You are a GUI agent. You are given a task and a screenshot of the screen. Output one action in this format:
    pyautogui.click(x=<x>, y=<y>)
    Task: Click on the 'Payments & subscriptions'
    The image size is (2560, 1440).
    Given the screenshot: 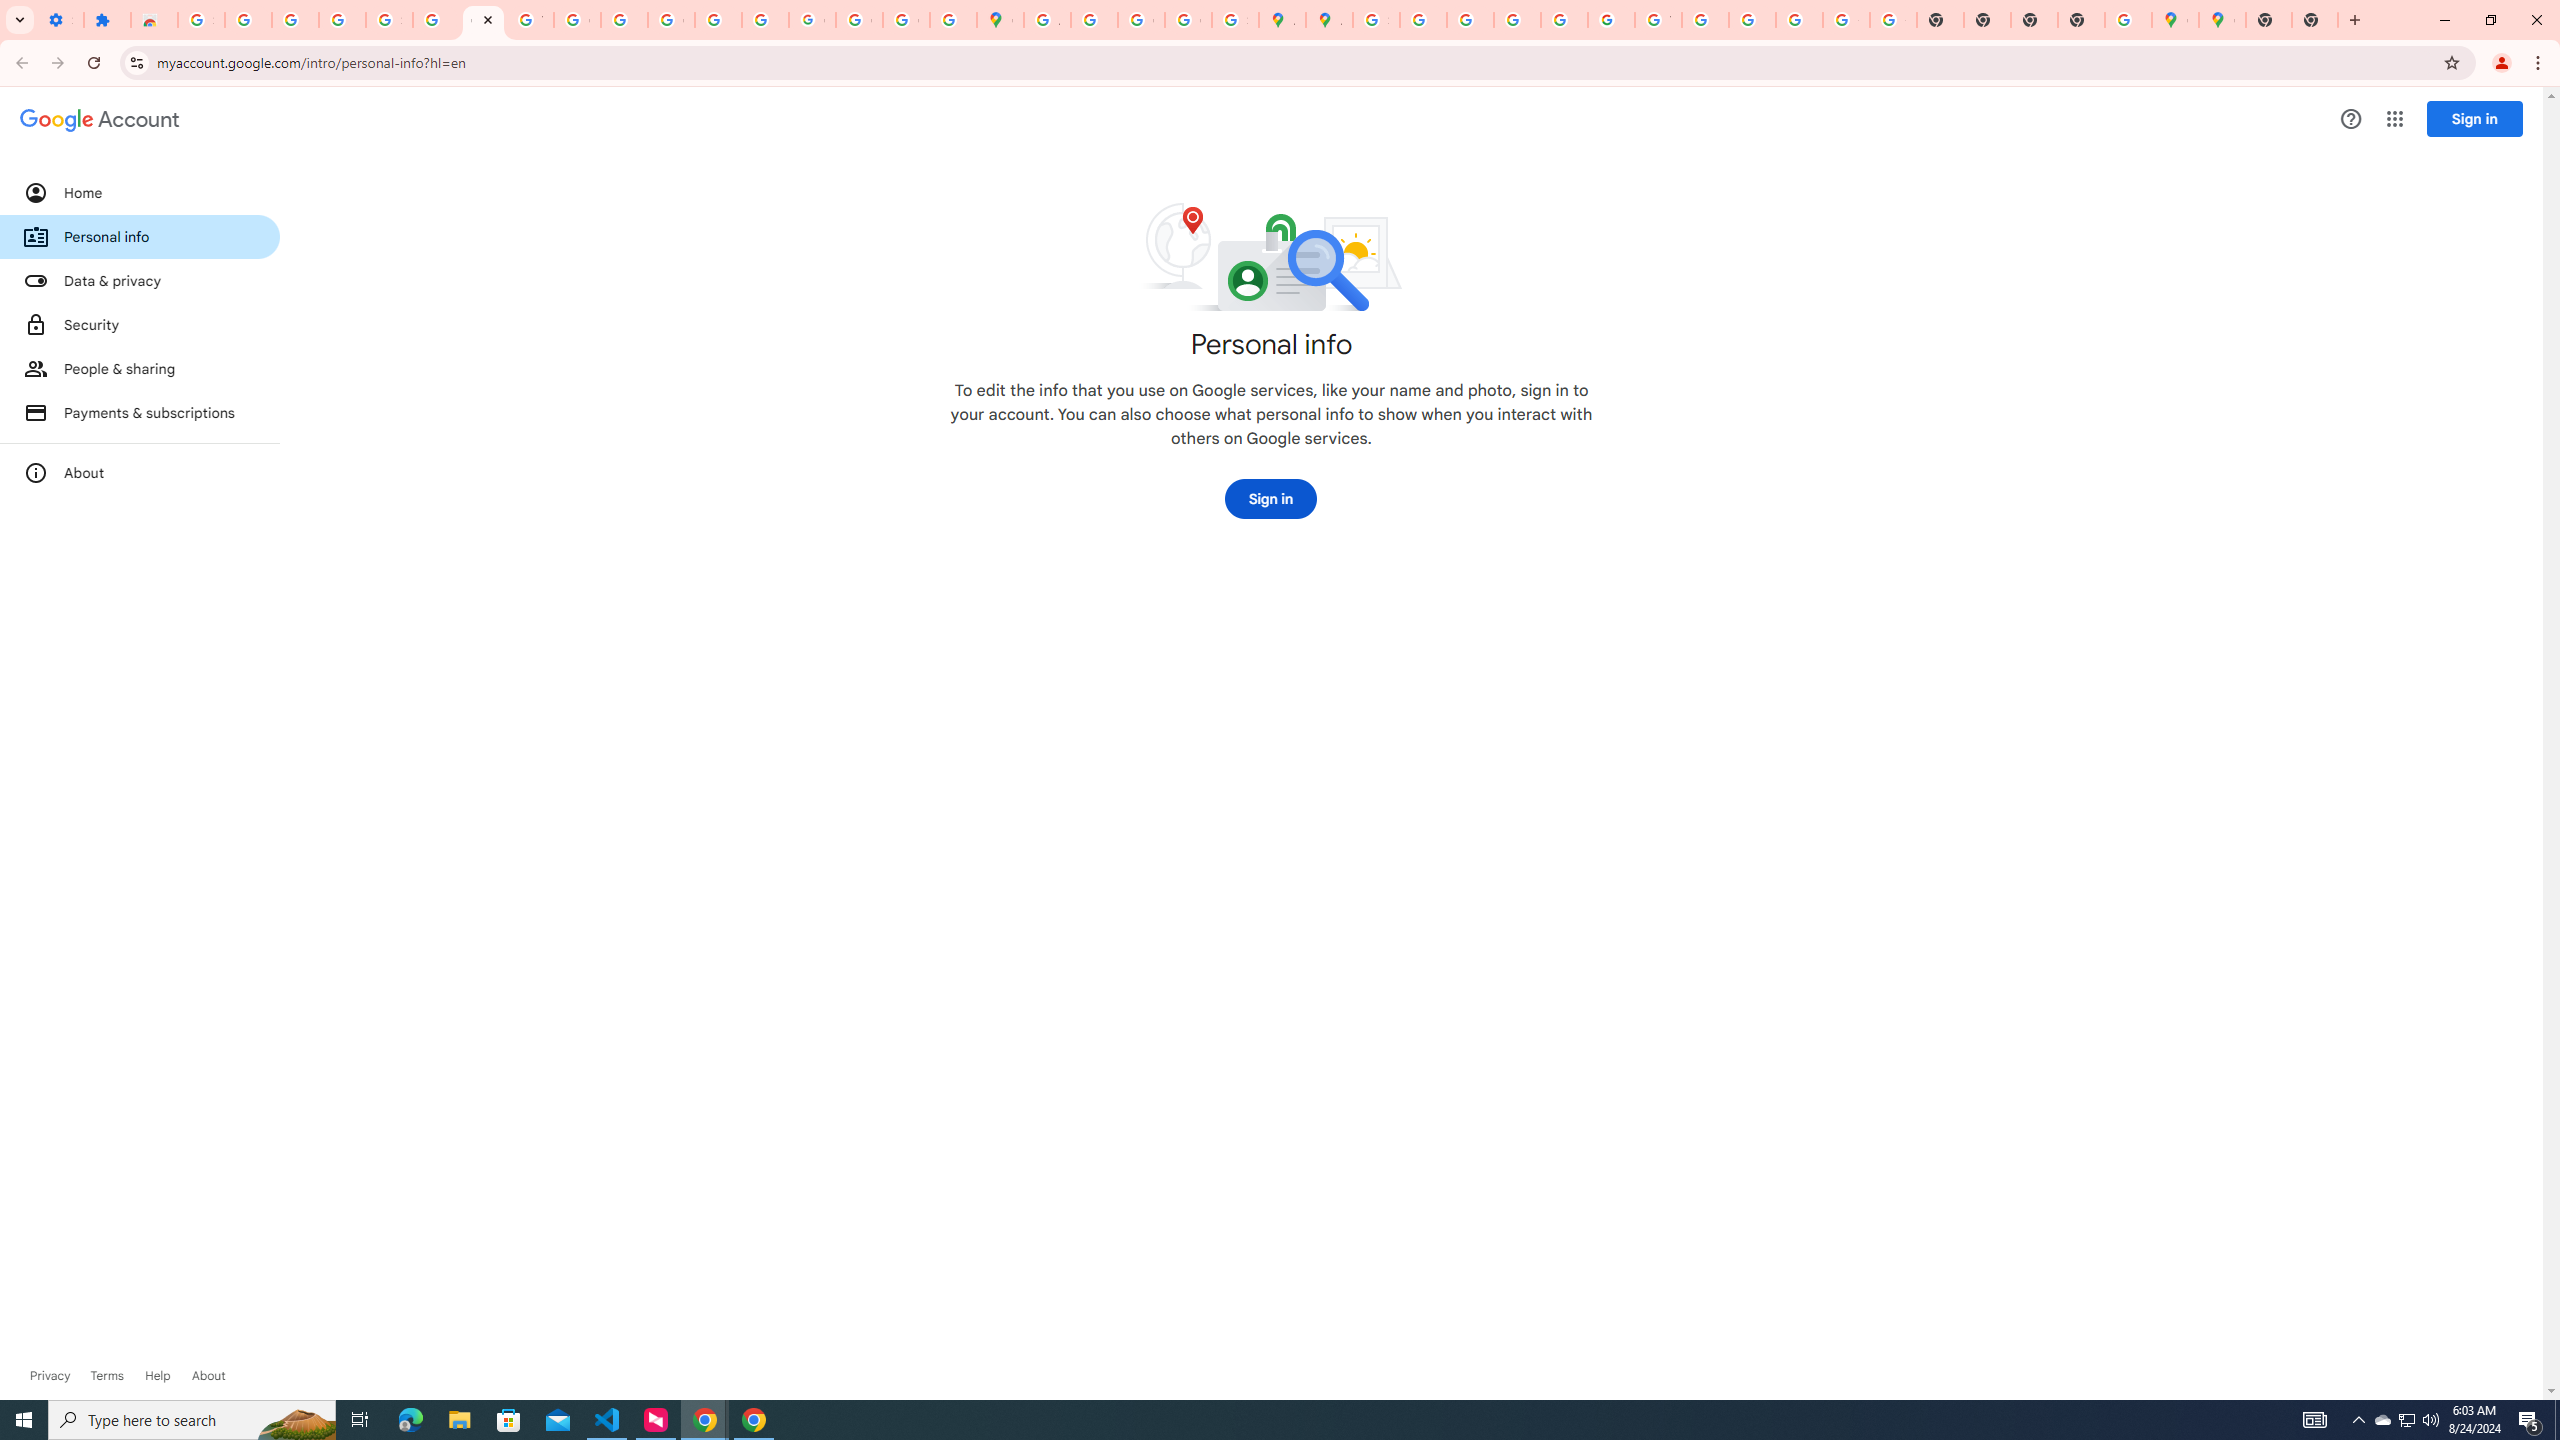 What is the action you would take?
    pyautogui.click(x=138, y=413)
    